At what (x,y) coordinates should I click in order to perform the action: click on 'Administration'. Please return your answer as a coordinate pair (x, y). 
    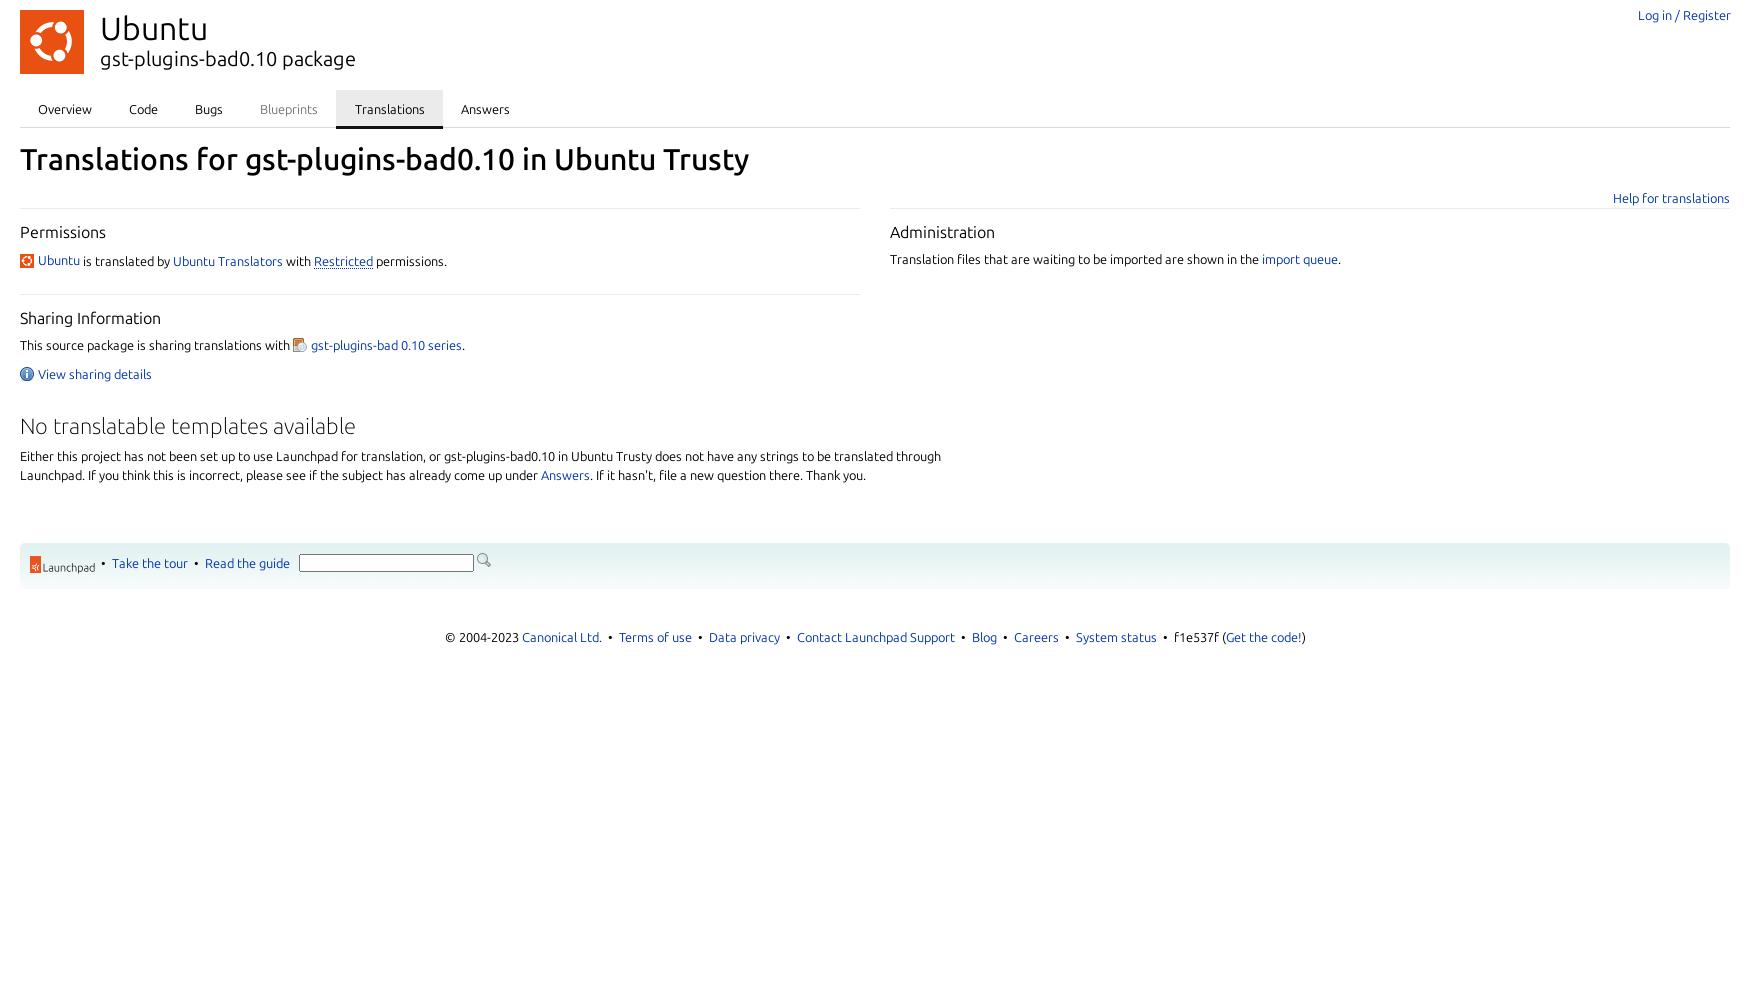
    Looking at the image, I should click on (942, 230).